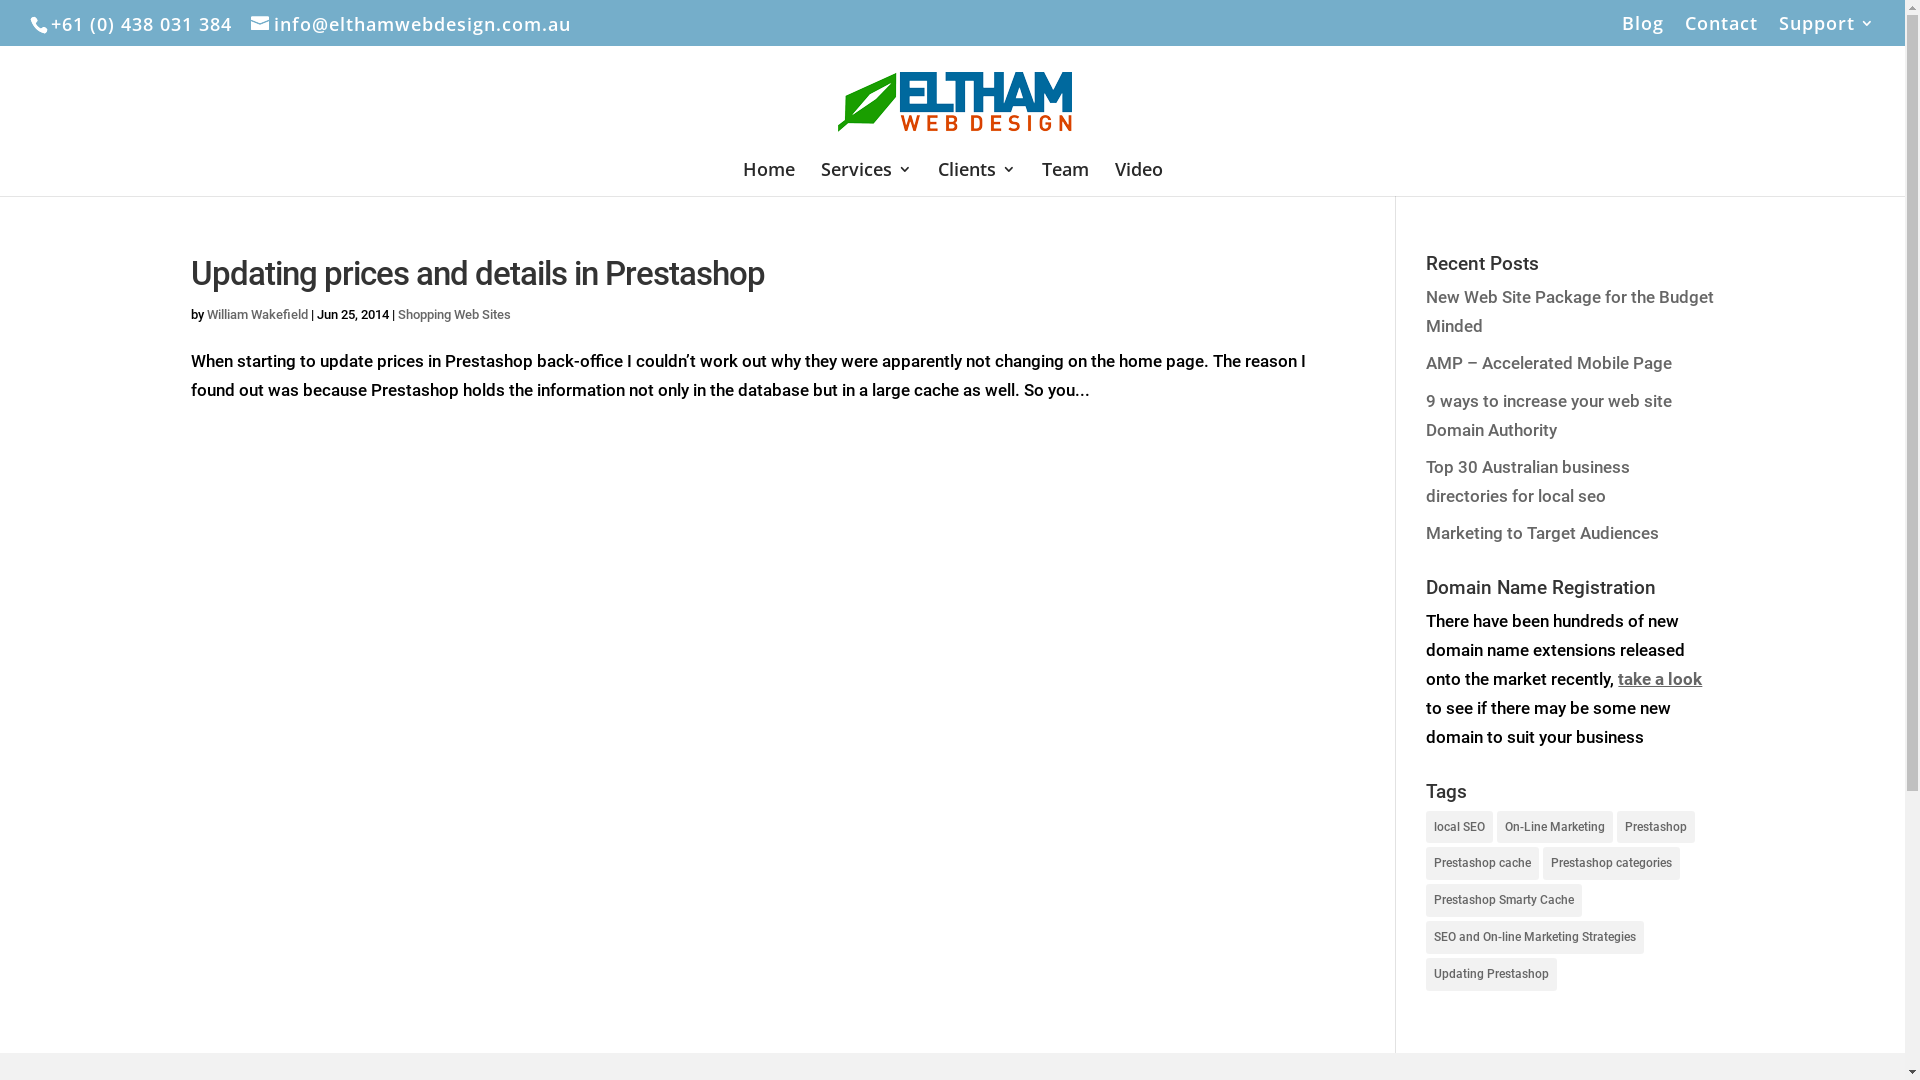 The height and width of the screenshot is (1080, 1920). Describe the element at coordinates (1541, 531) in the screenshot. I see `'Marketing to Target Audiences'` at that location.